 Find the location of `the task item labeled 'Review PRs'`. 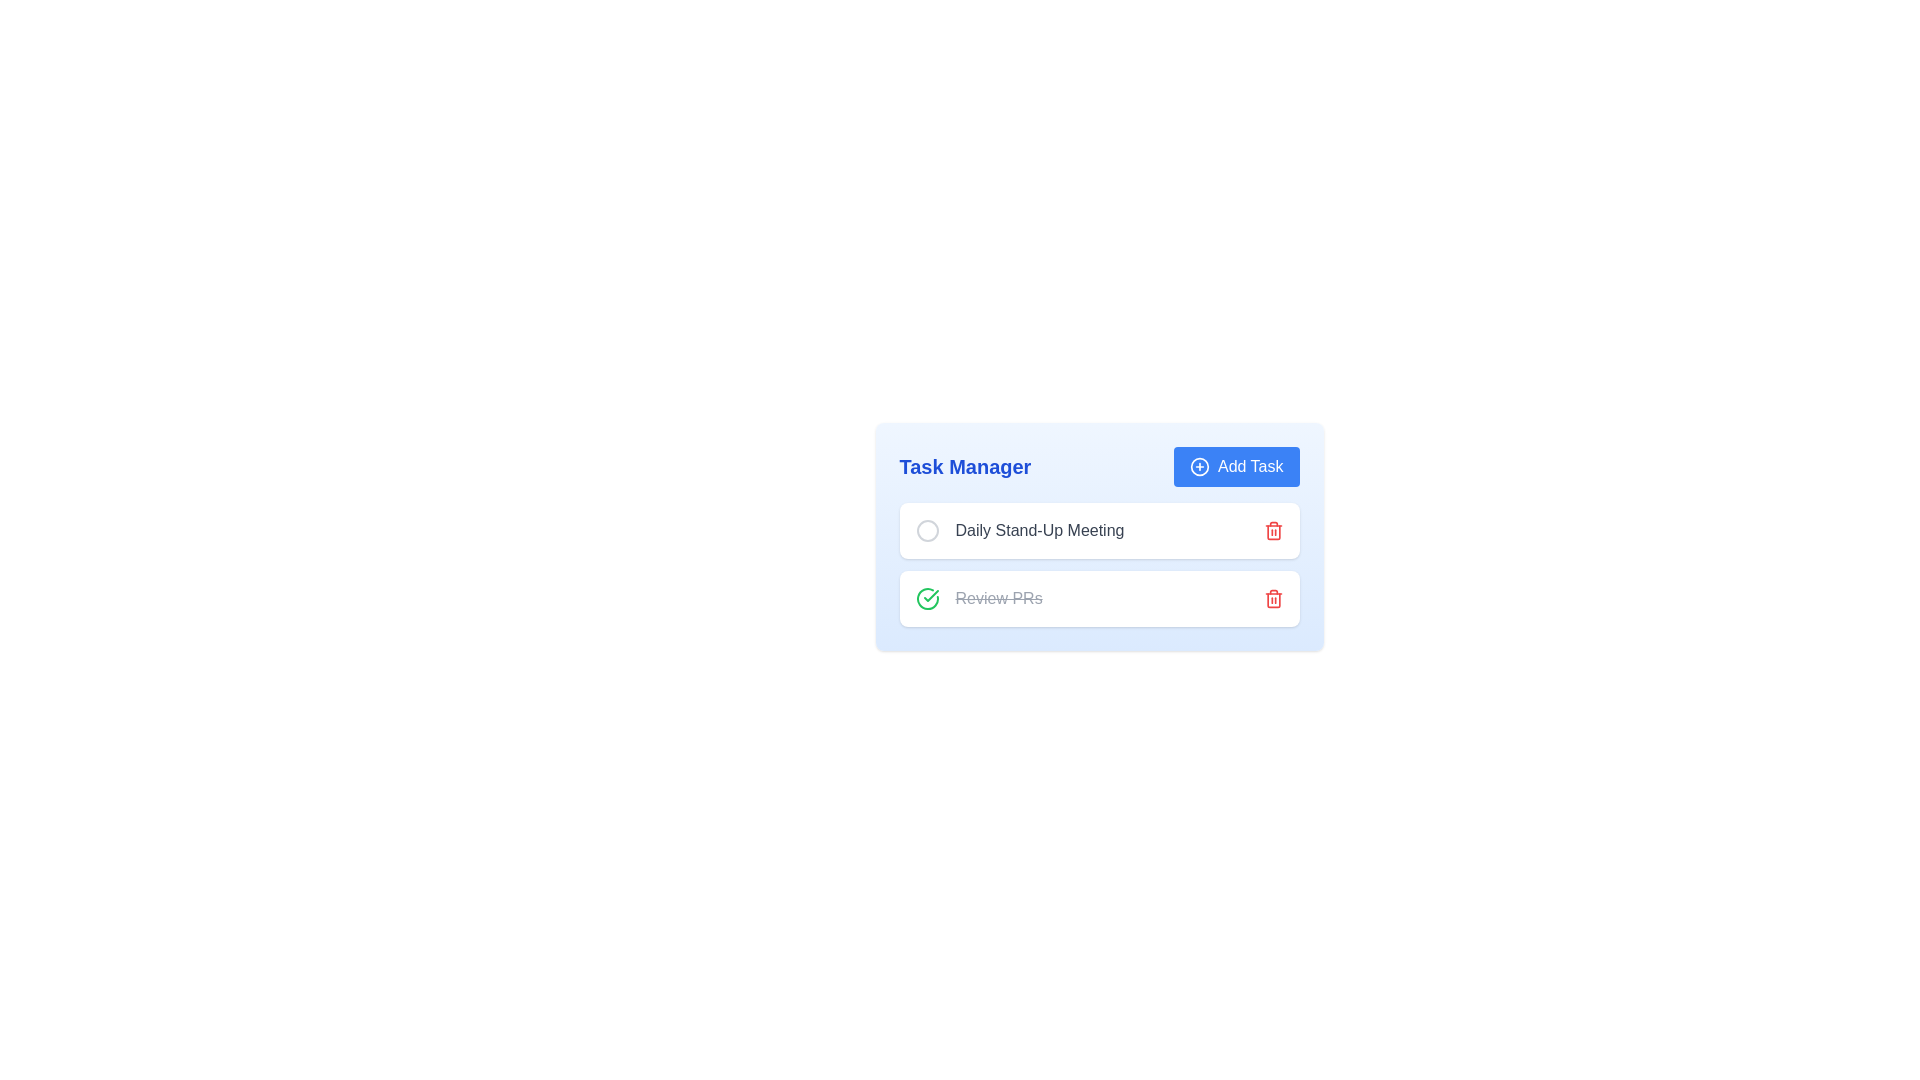

the task item labeled 'Review PRs' is located at coordinates (979, 597).